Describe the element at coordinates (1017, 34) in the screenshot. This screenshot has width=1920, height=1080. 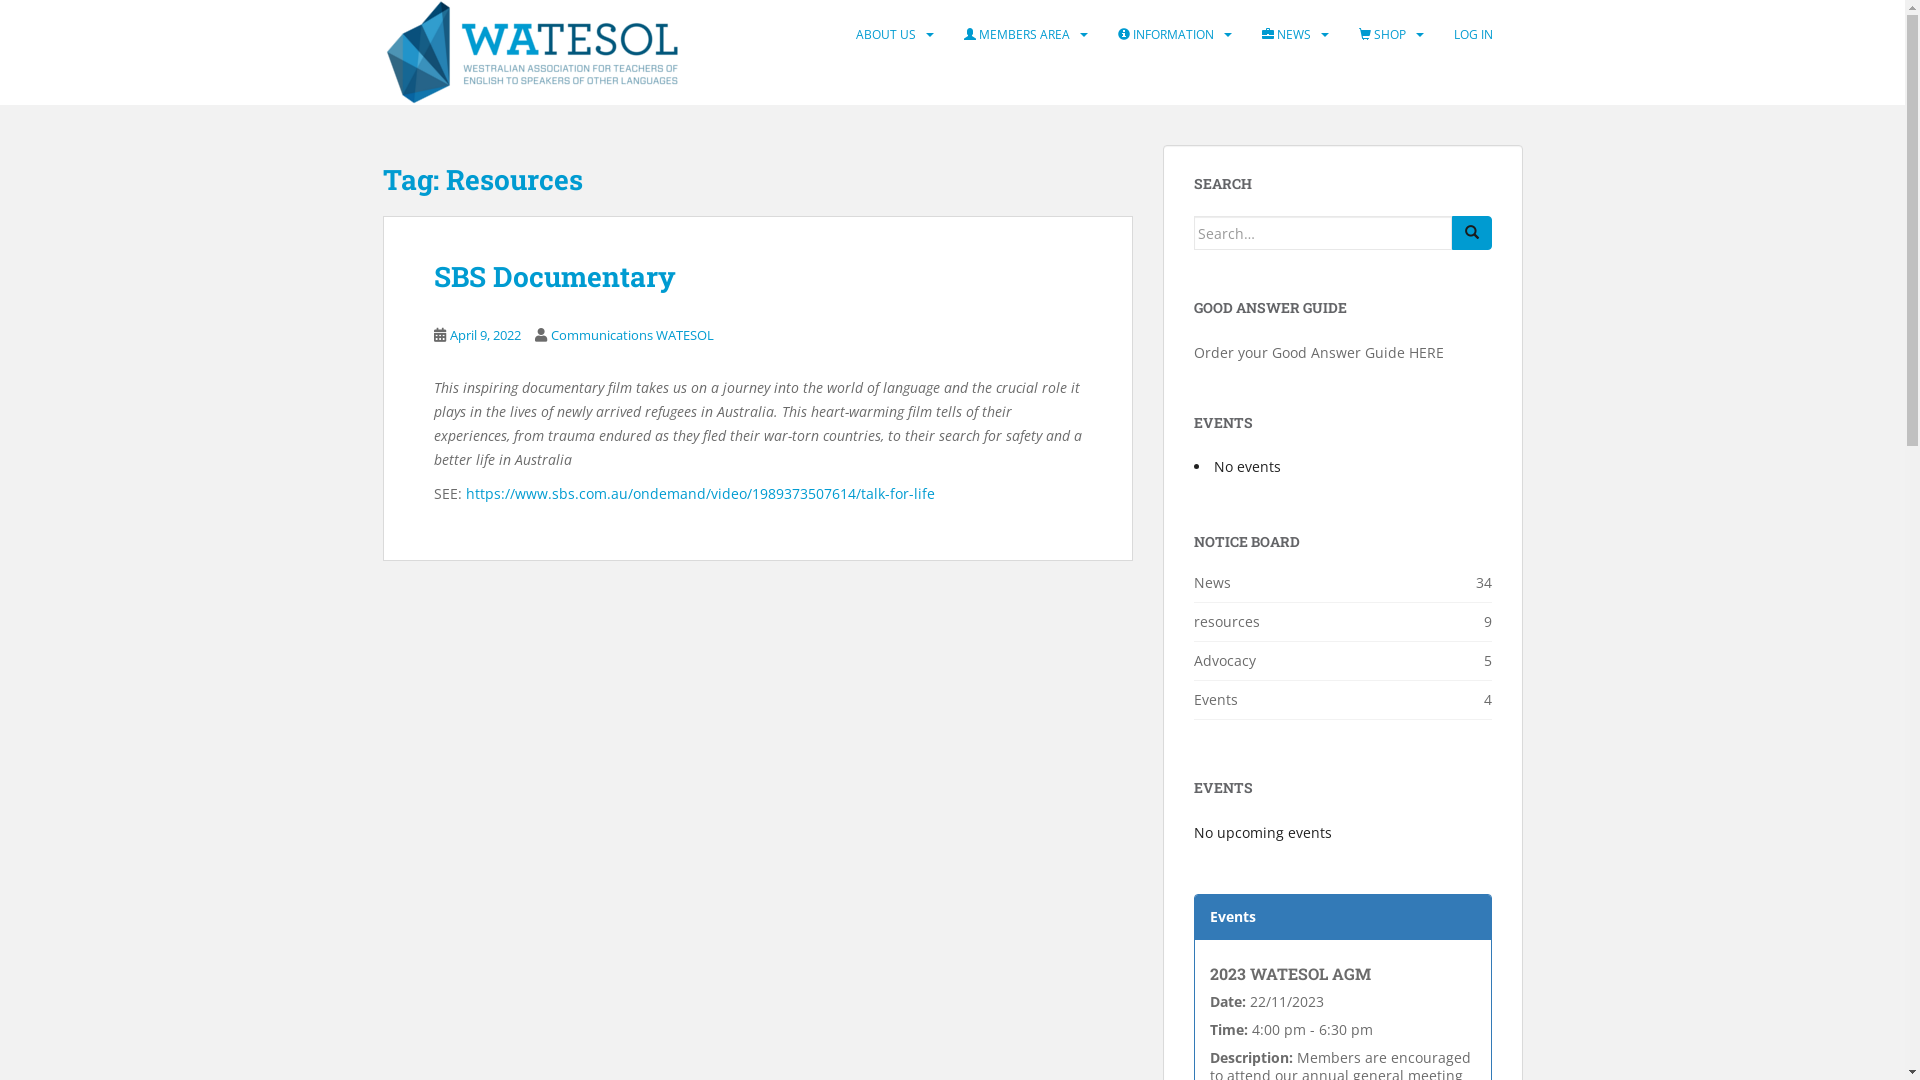
I see `'MEMBERS AREA'` at that location.